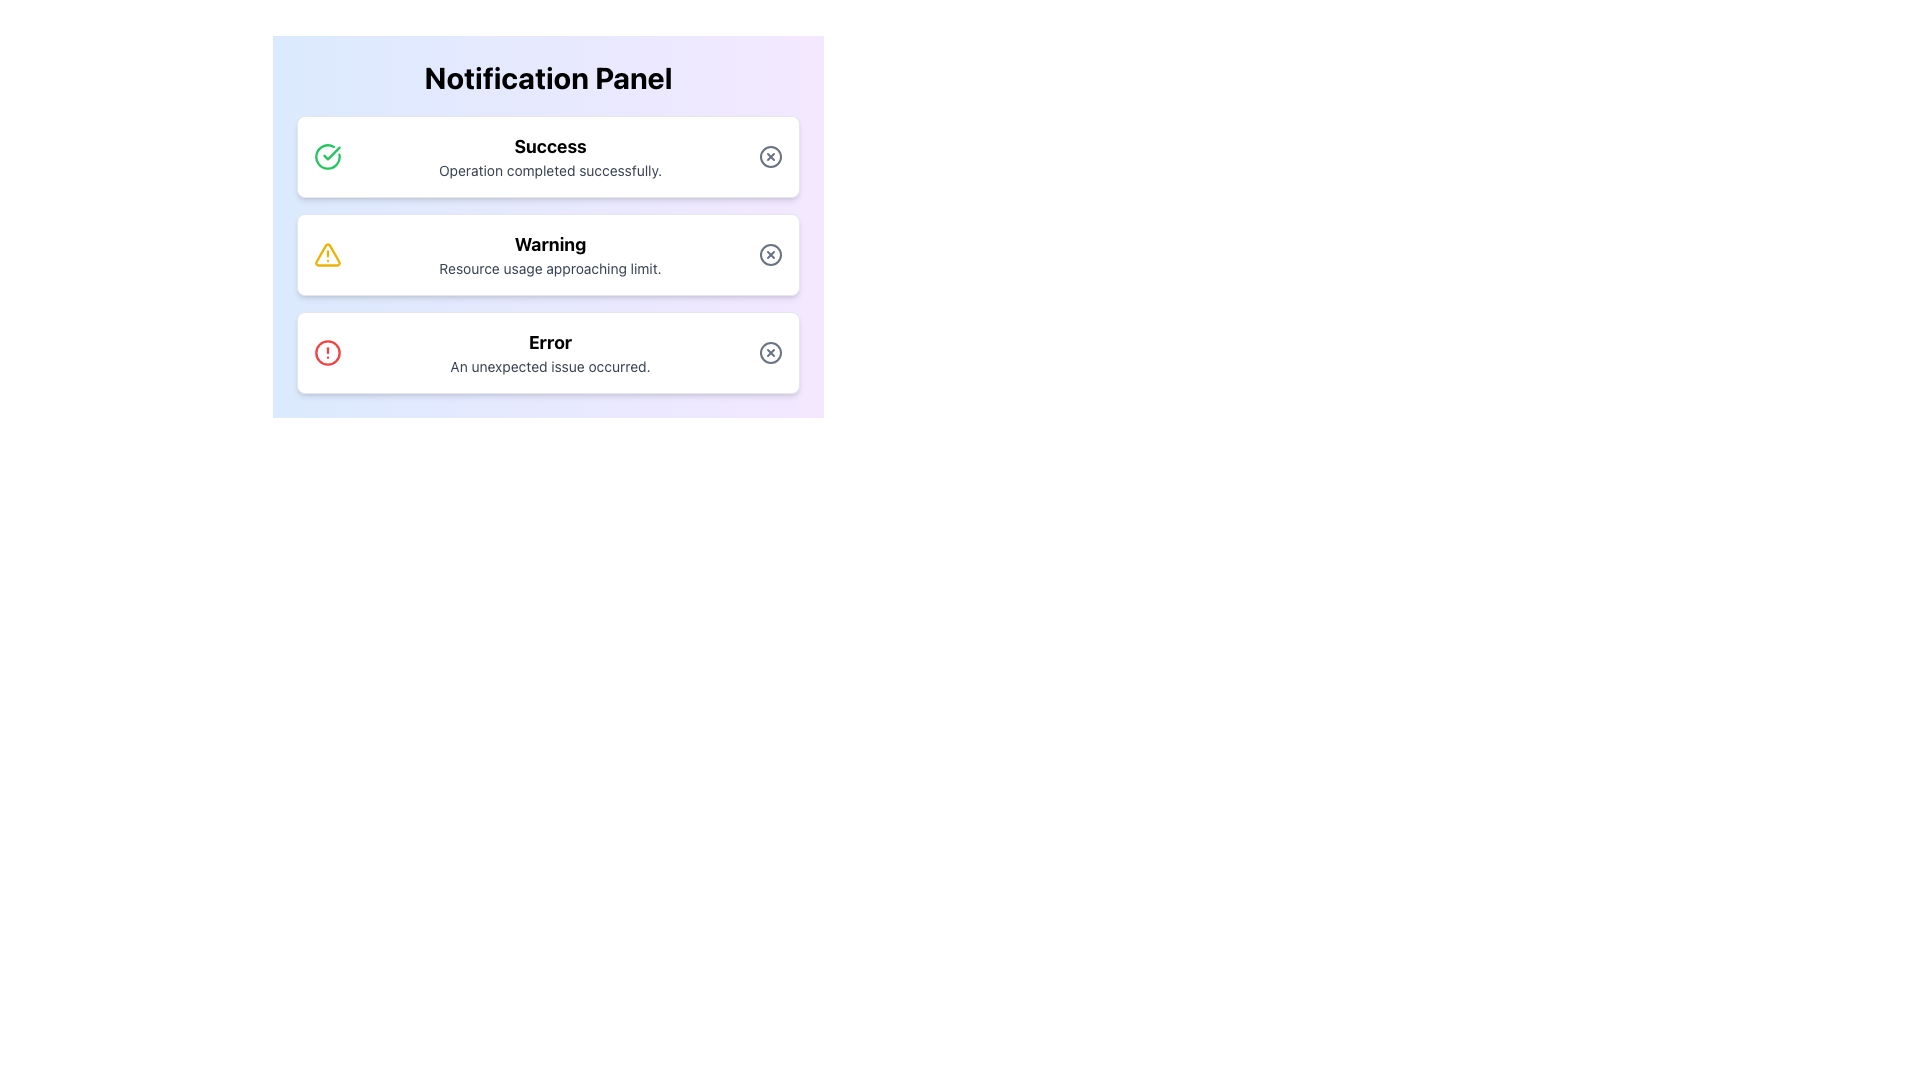 This screenshot has height=1080, width=1920. I want to click on text content of the 'Notification Panel' title displayed in large, bold font at the top center of the panel with a gradient background, so click(548, 76).